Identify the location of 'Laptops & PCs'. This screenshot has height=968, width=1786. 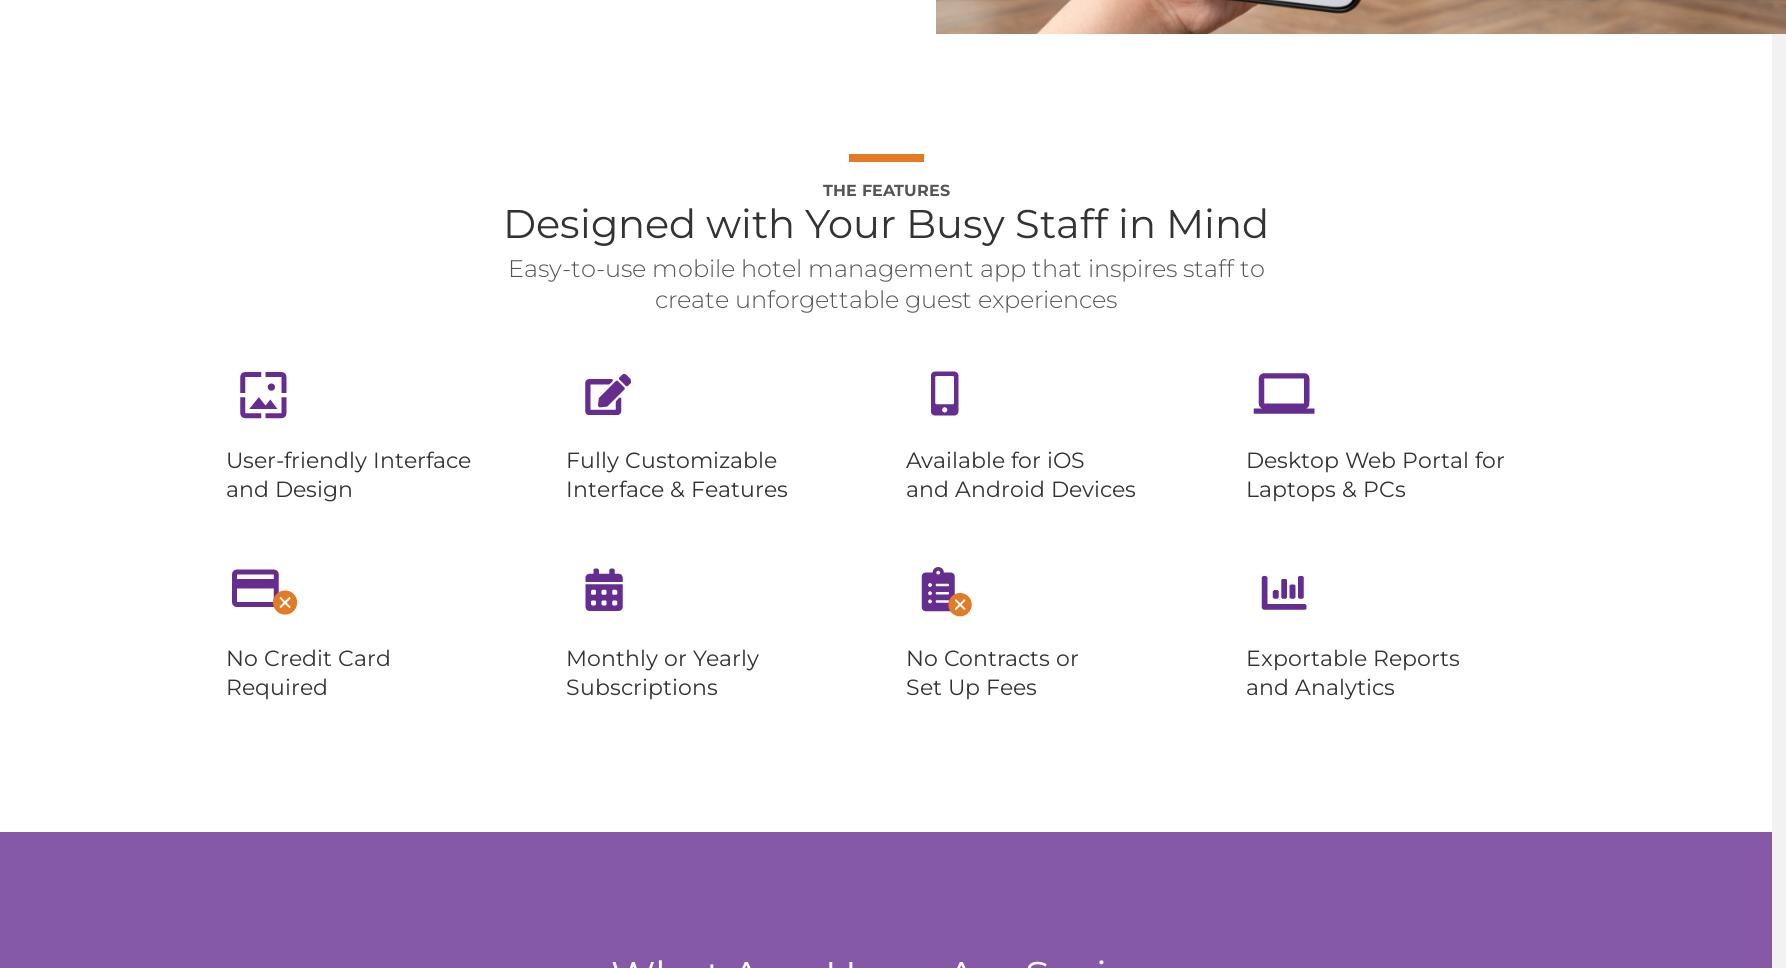
(1325, 488).